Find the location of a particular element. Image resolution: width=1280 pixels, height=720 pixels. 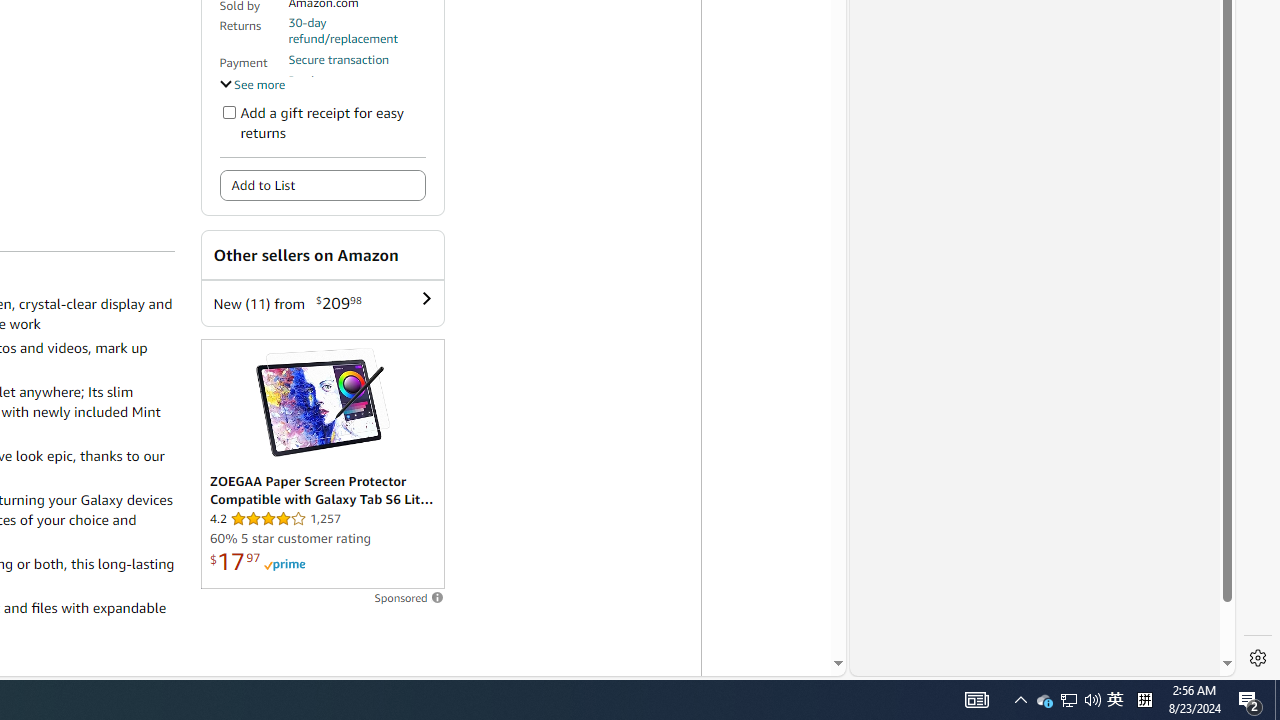

'30-day refund/replacement' is located at coordinates (357, 30).